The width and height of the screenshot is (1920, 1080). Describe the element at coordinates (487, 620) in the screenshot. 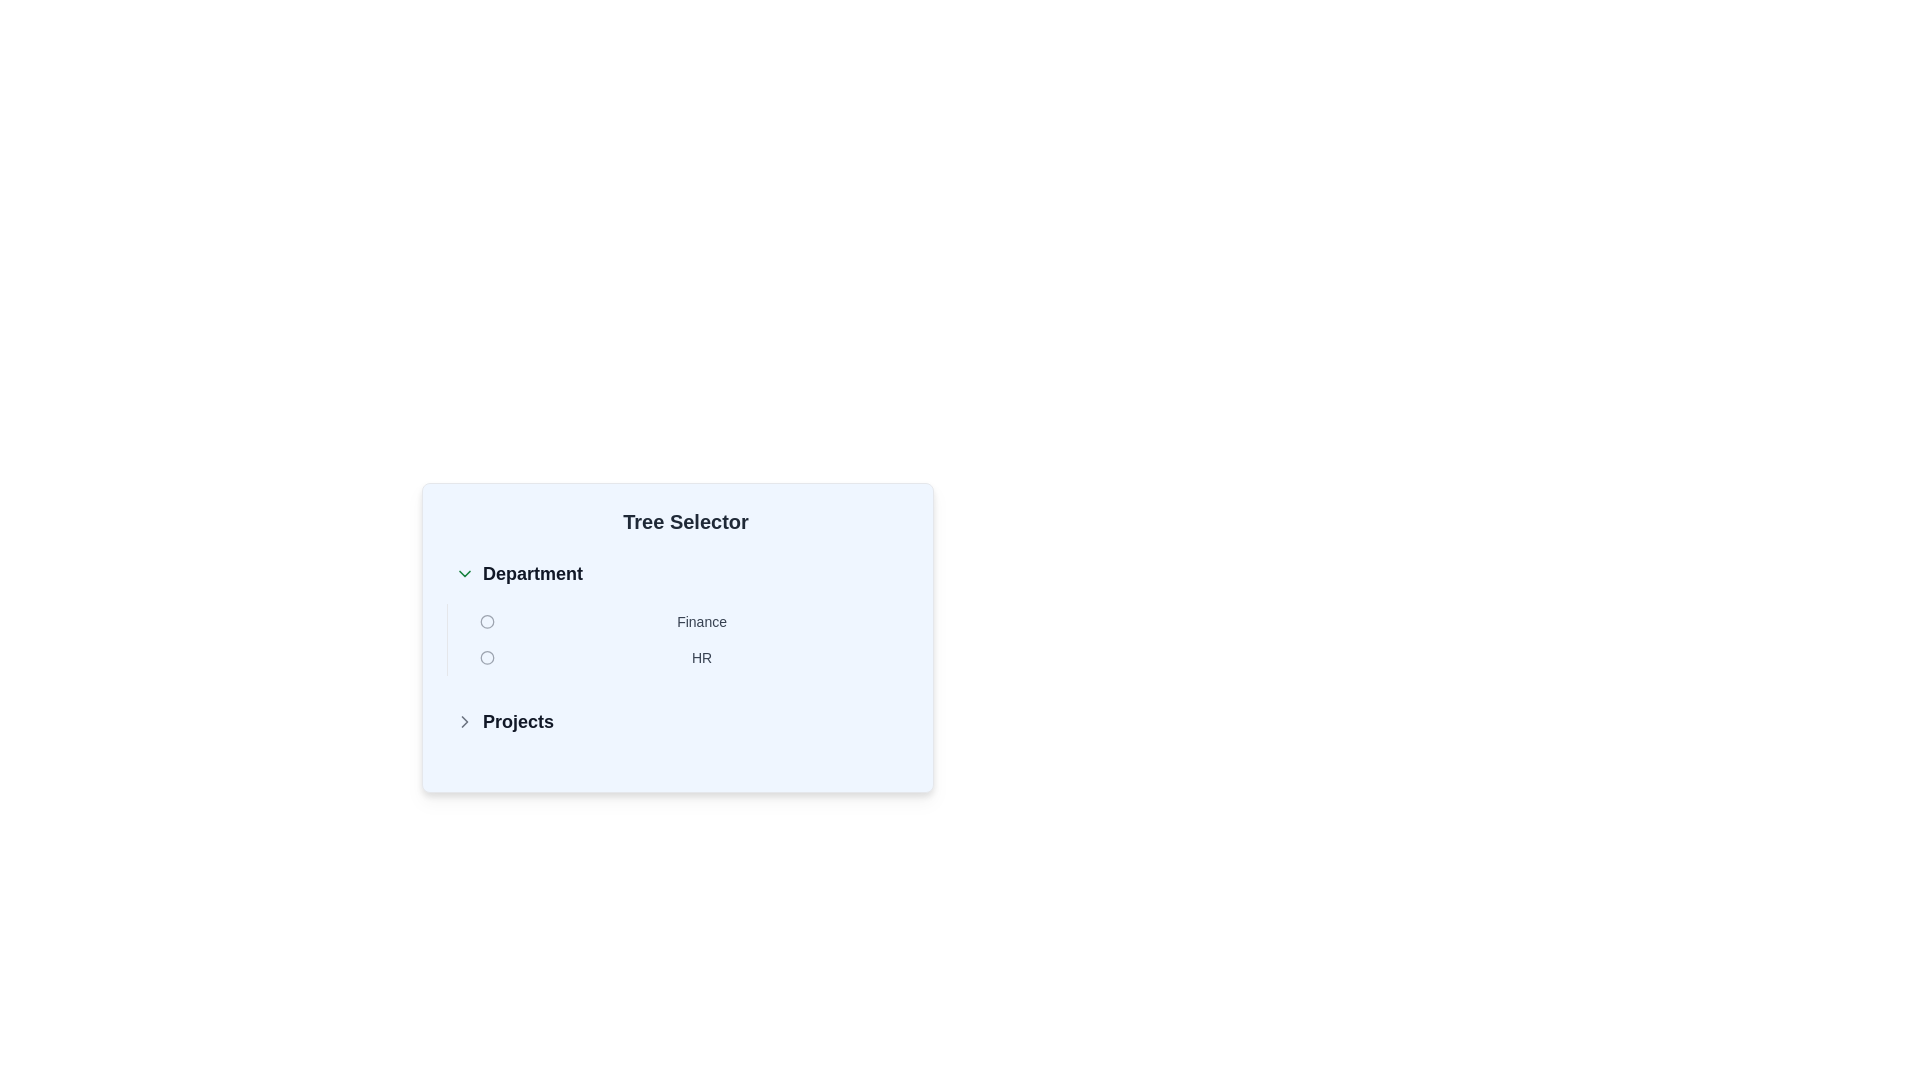

I see `the hollow circular checkbox located to the left of the 'Finance' label in the first list item under the 'Department' section of the 'Tree Selector' widget` at that location.